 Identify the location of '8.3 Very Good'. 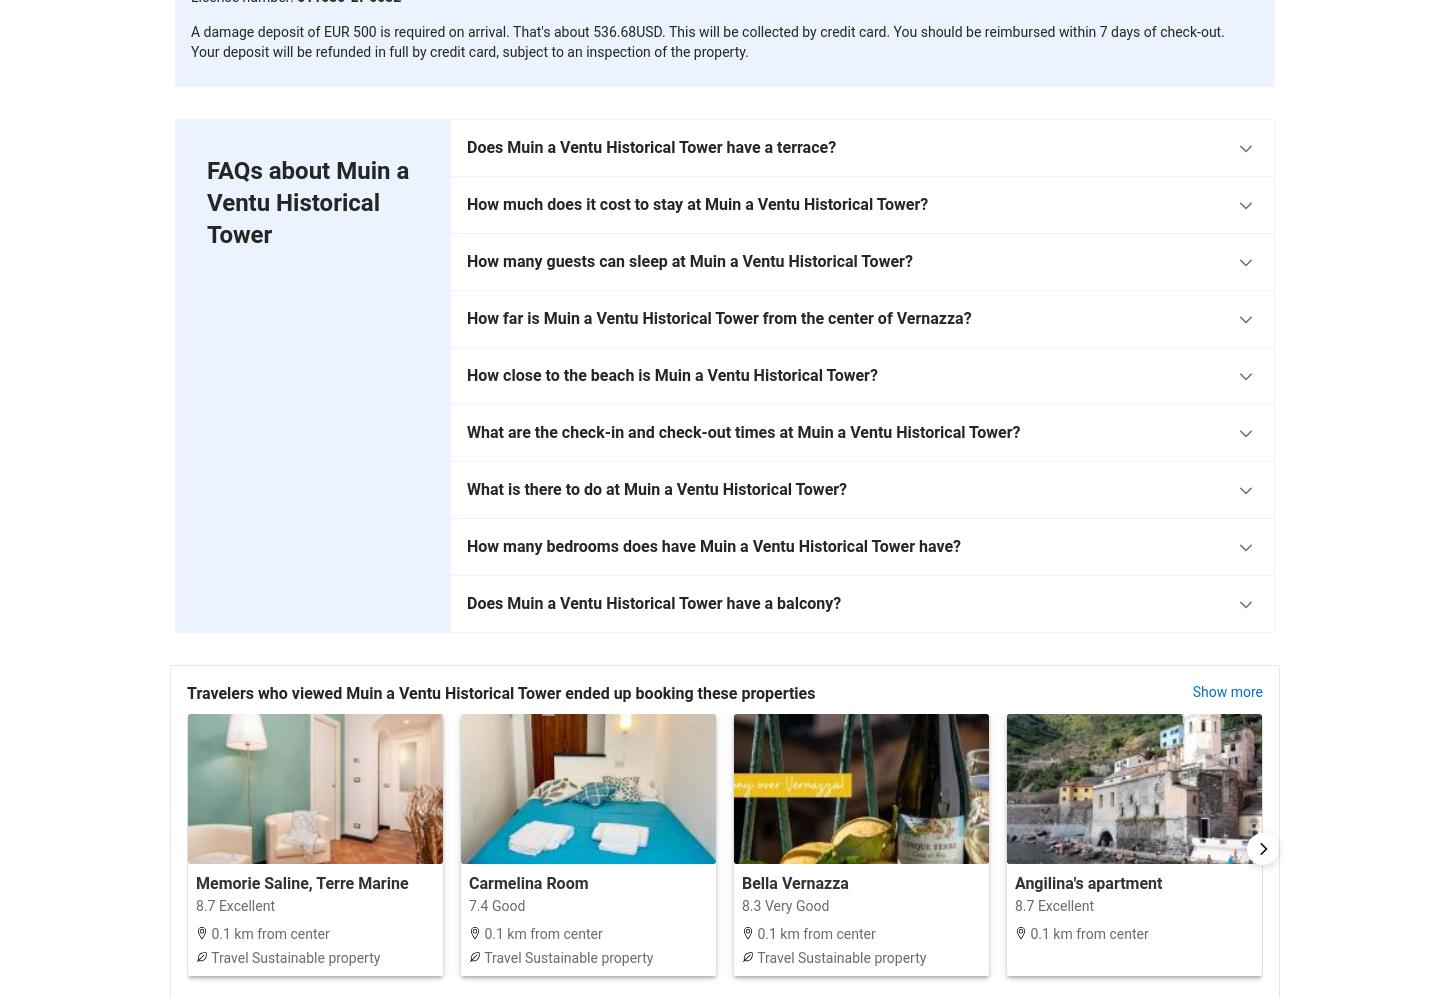
(741, 904).